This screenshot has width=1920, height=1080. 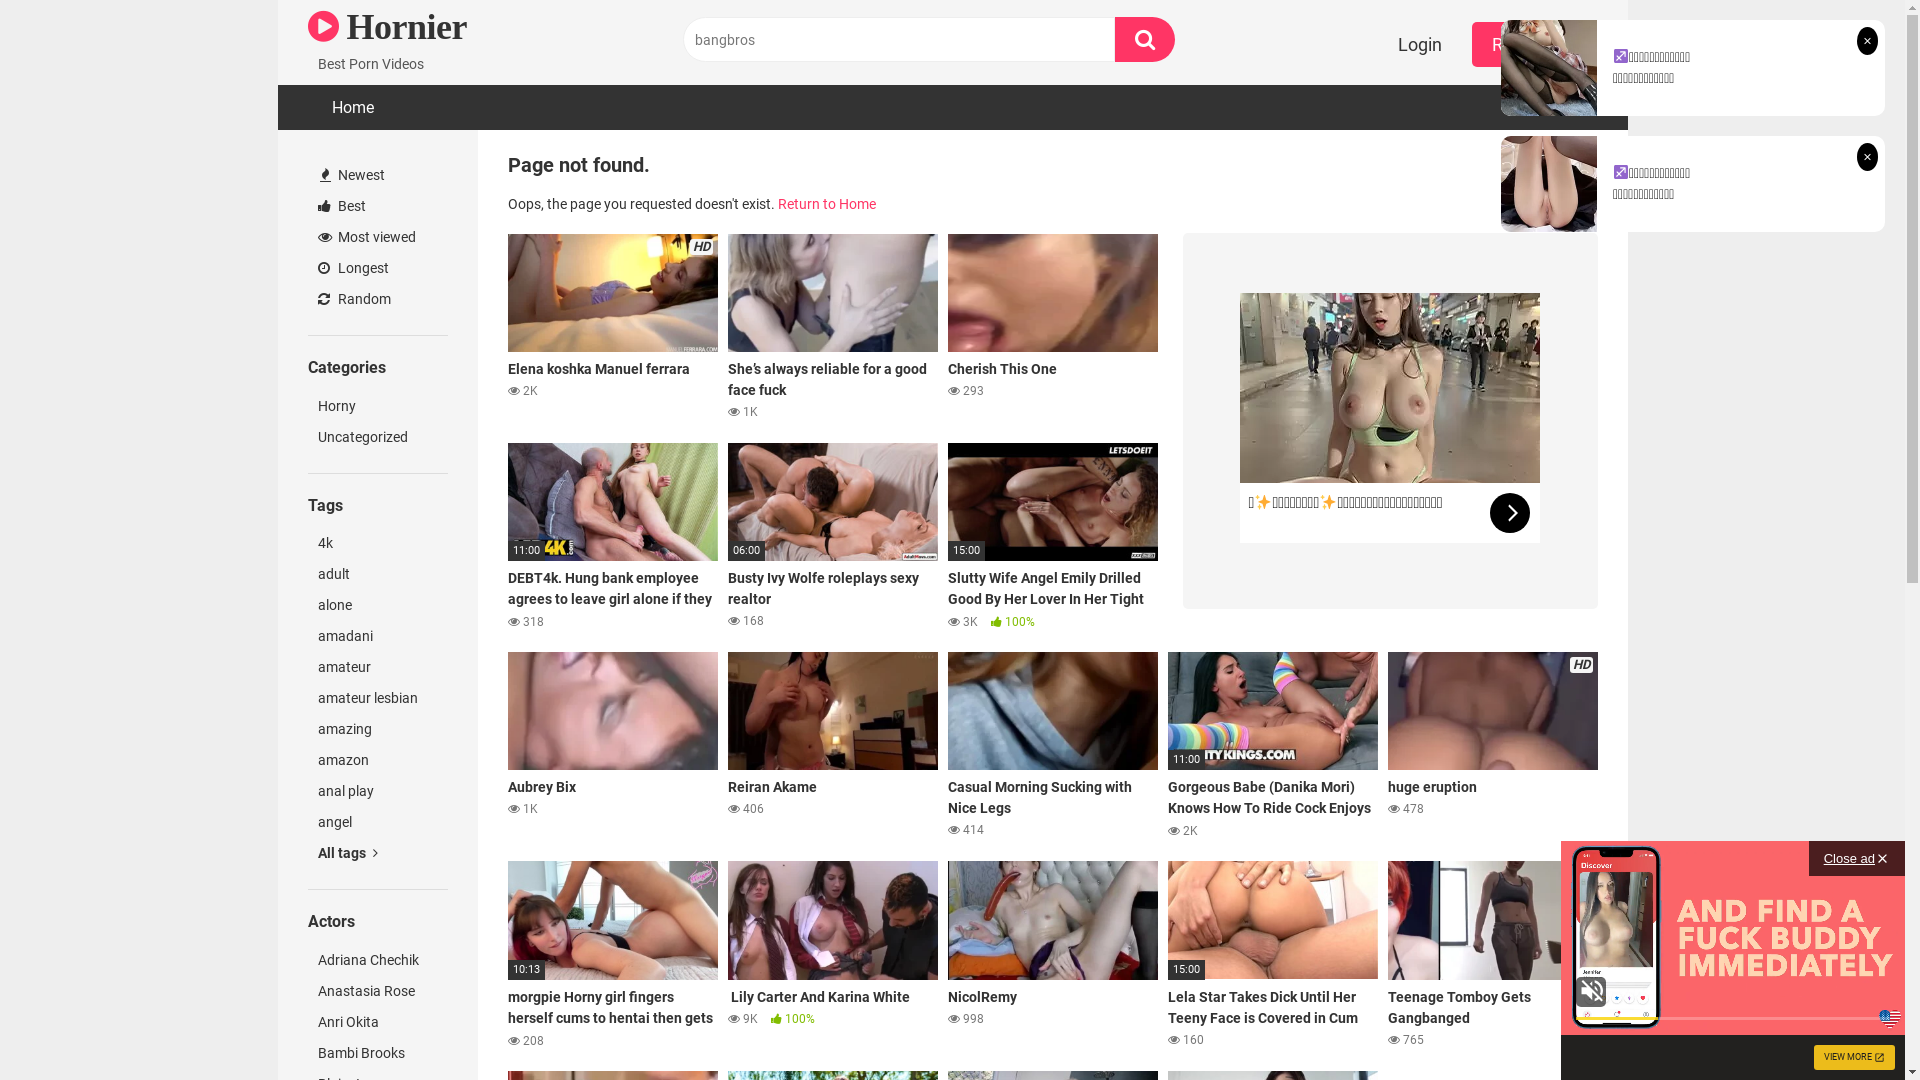 I want to click on 'amazing', so click(x=378, y=729).